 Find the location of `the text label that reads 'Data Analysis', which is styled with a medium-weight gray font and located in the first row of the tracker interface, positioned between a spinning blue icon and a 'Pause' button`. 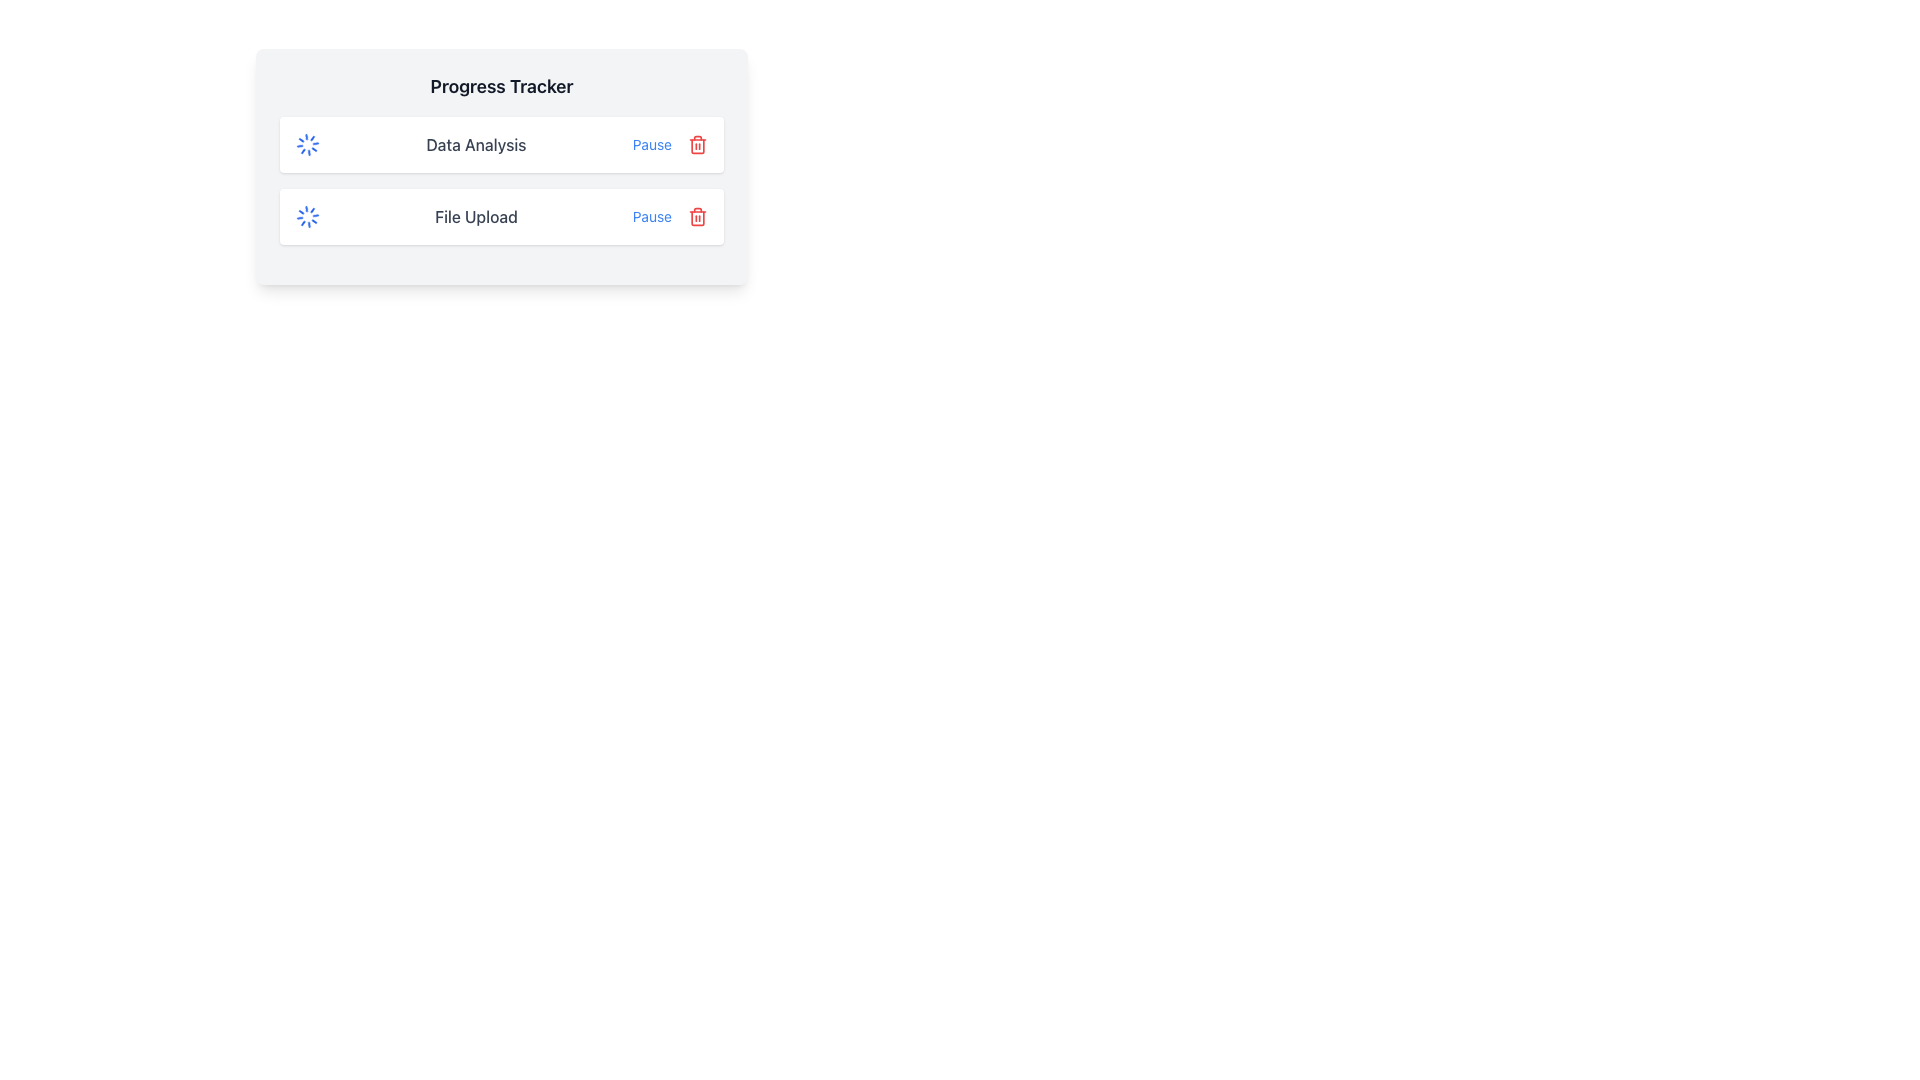

the text label that reads 'Data Analysis', which is styled with a medium-weight gray font and located in the first row of the tracker interface, positioned between a spinning blue icon and a 'Pause' button is located at coordinates (475, 144).